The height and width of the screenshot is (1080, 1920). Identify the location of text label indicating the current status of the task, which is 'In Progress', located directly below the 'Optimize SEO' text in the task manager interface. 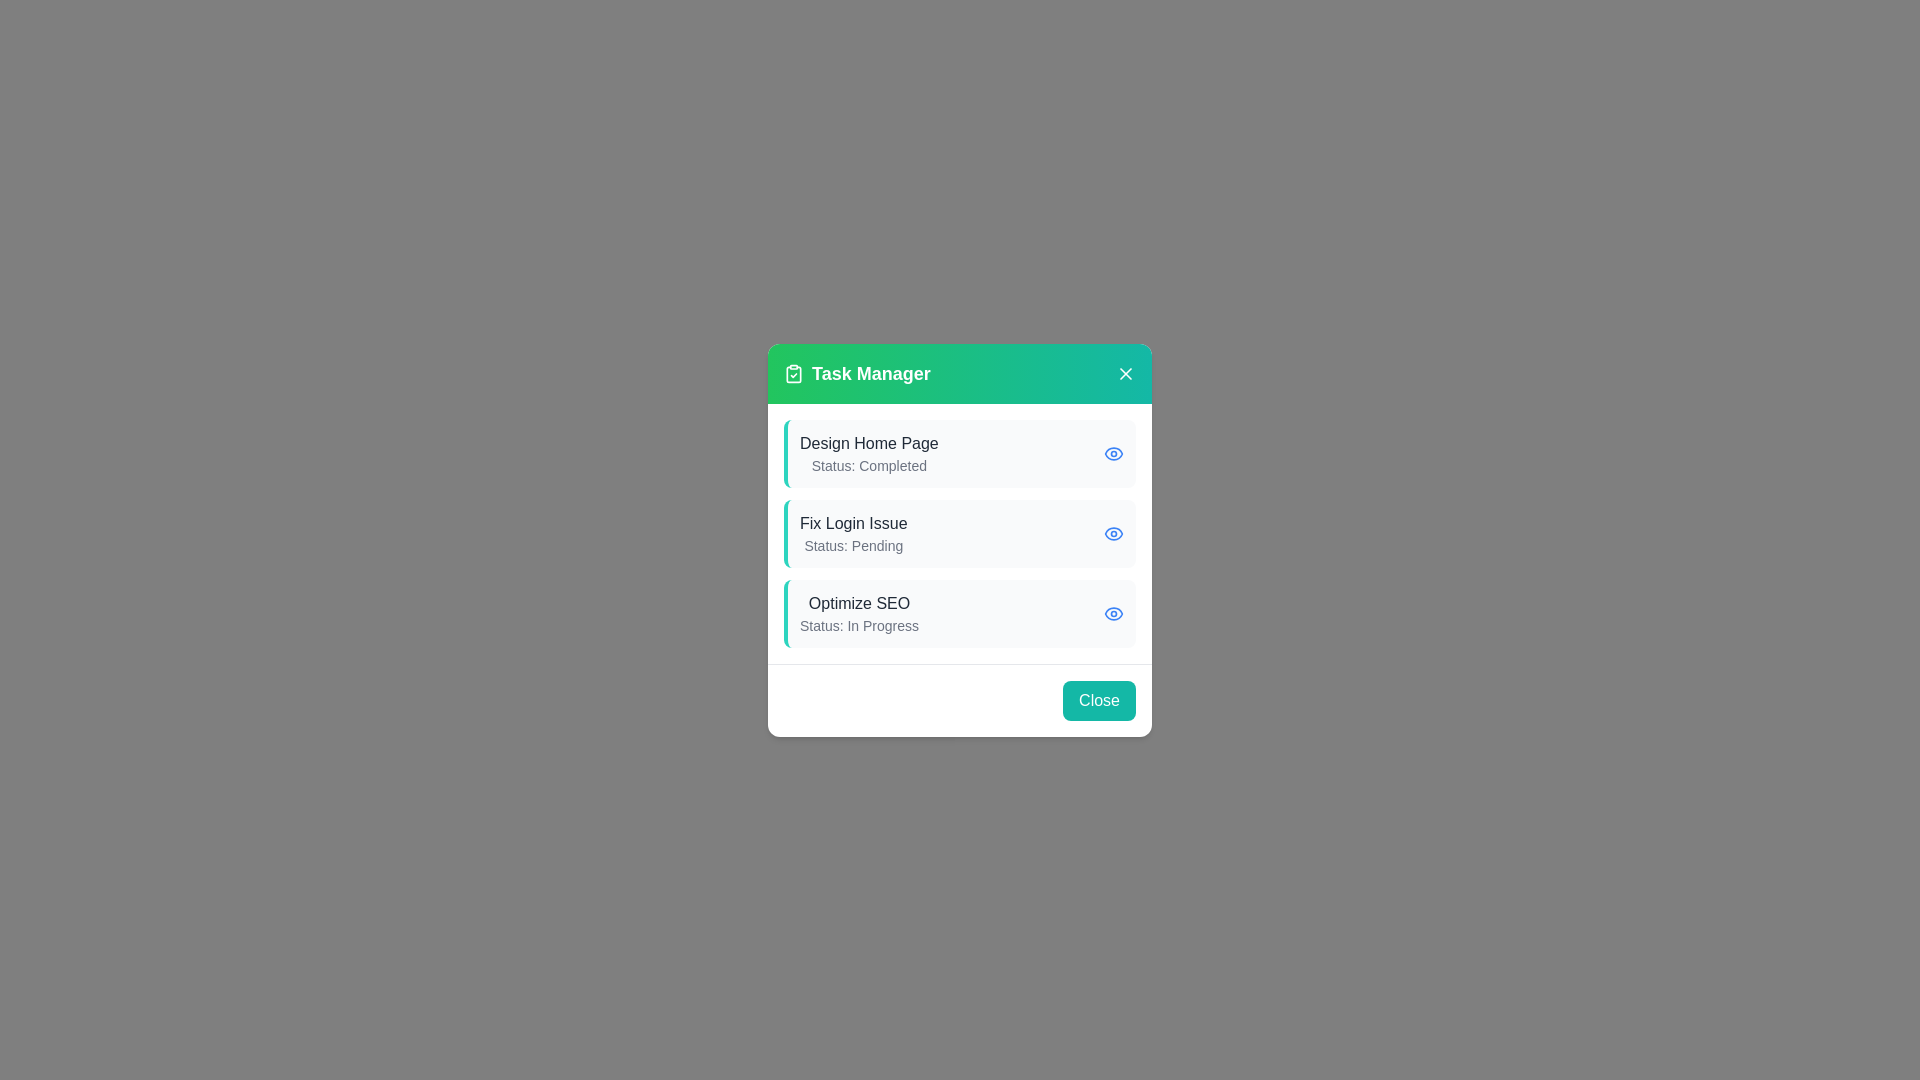
(859, 624).